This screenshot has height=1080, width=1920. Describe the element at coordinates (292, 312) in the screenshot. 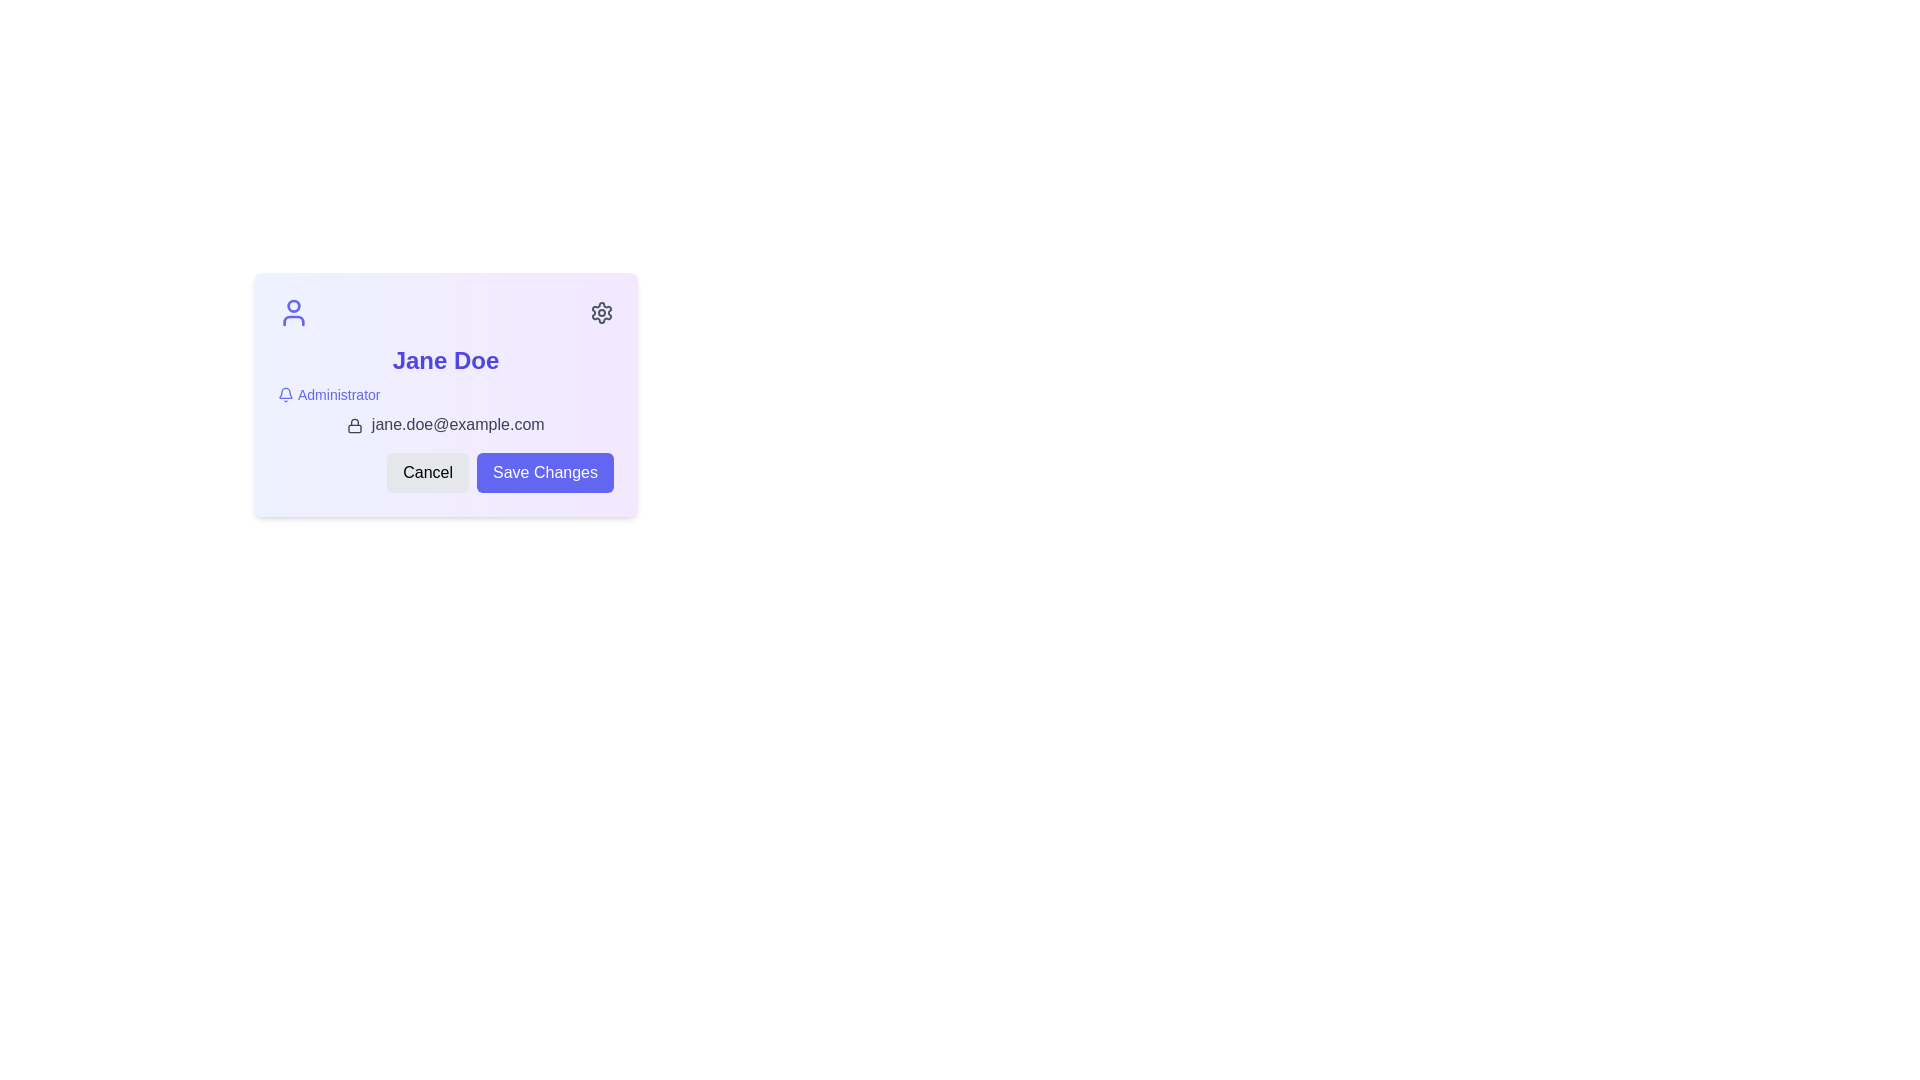

I see `the user profile SVG image element located at the top-left corner of the profile card structure` at that location.